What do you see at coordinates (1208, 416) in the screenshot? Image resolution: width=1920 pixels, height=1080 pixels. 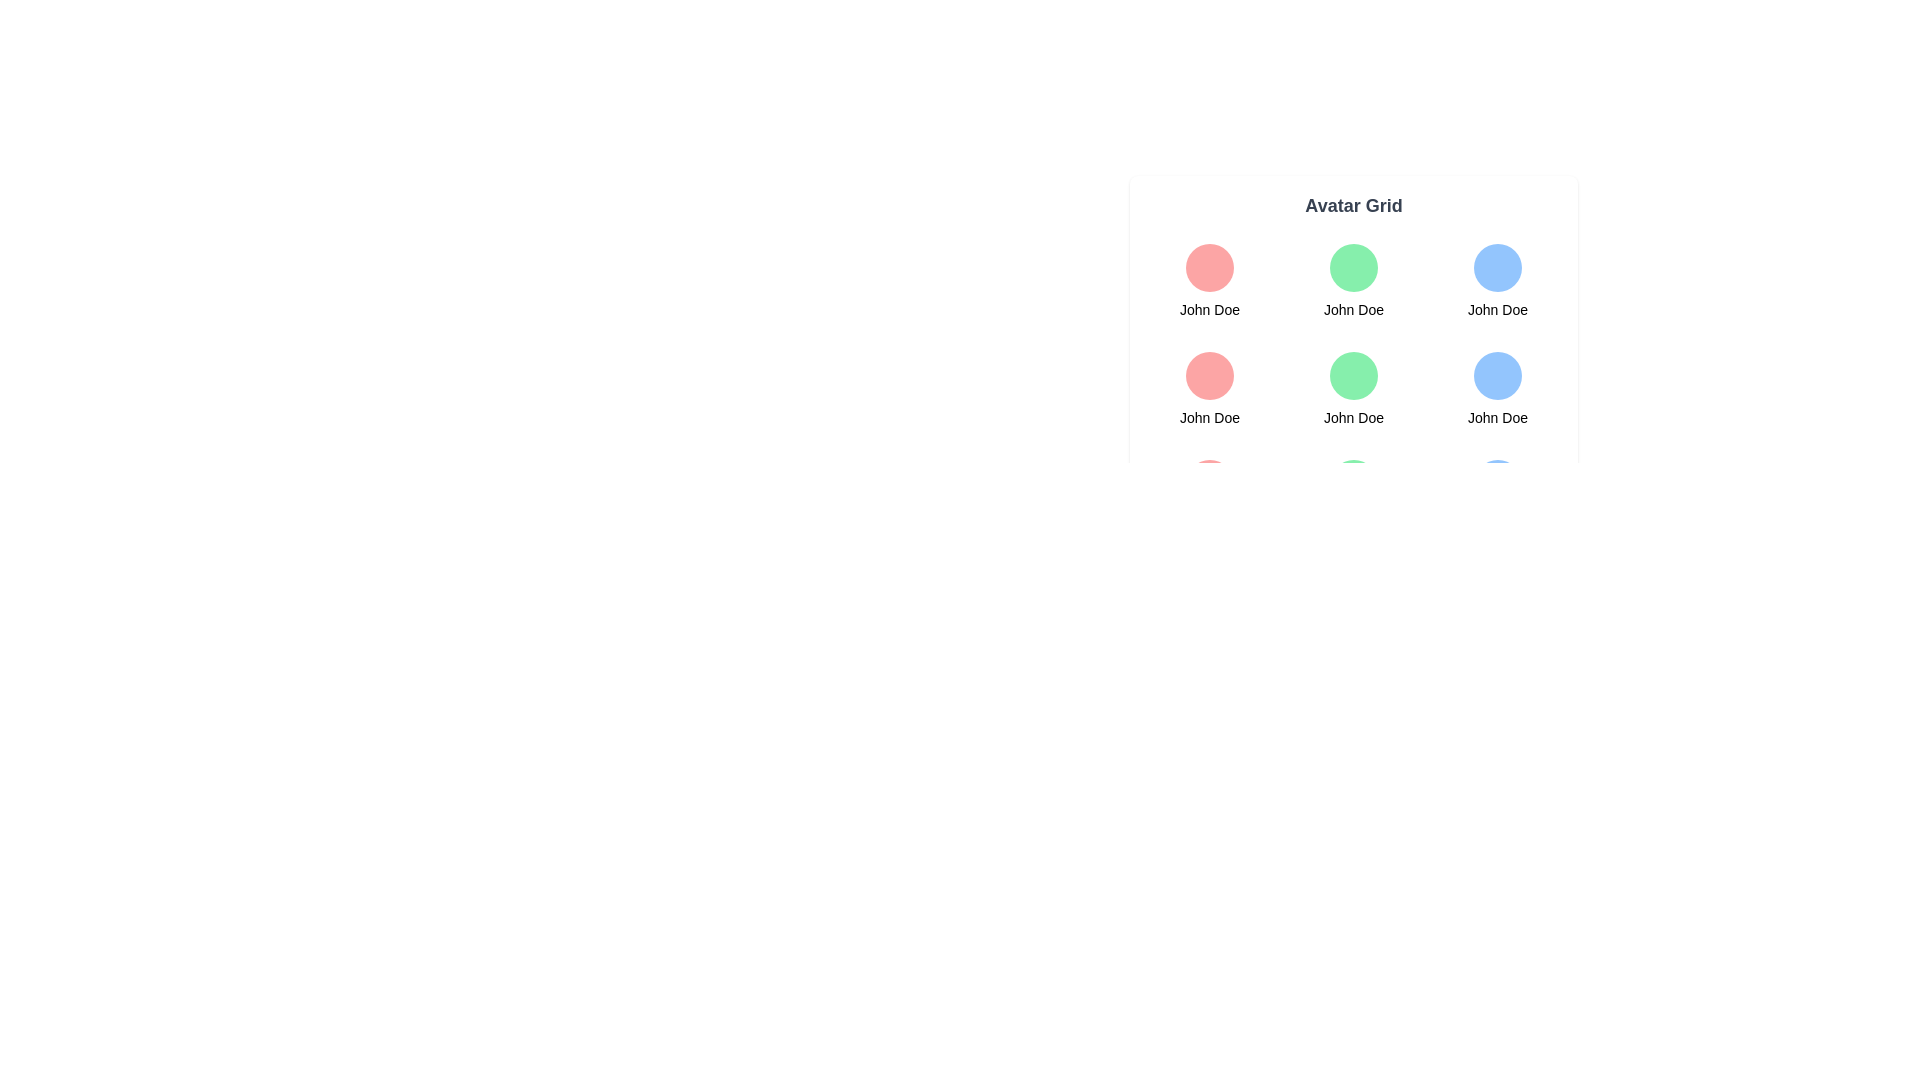 I see `the Text Label that displays the name associated with the avatar above it, located in the Avatar Grid, second column of the second row` at bounding box center [1208, 416].